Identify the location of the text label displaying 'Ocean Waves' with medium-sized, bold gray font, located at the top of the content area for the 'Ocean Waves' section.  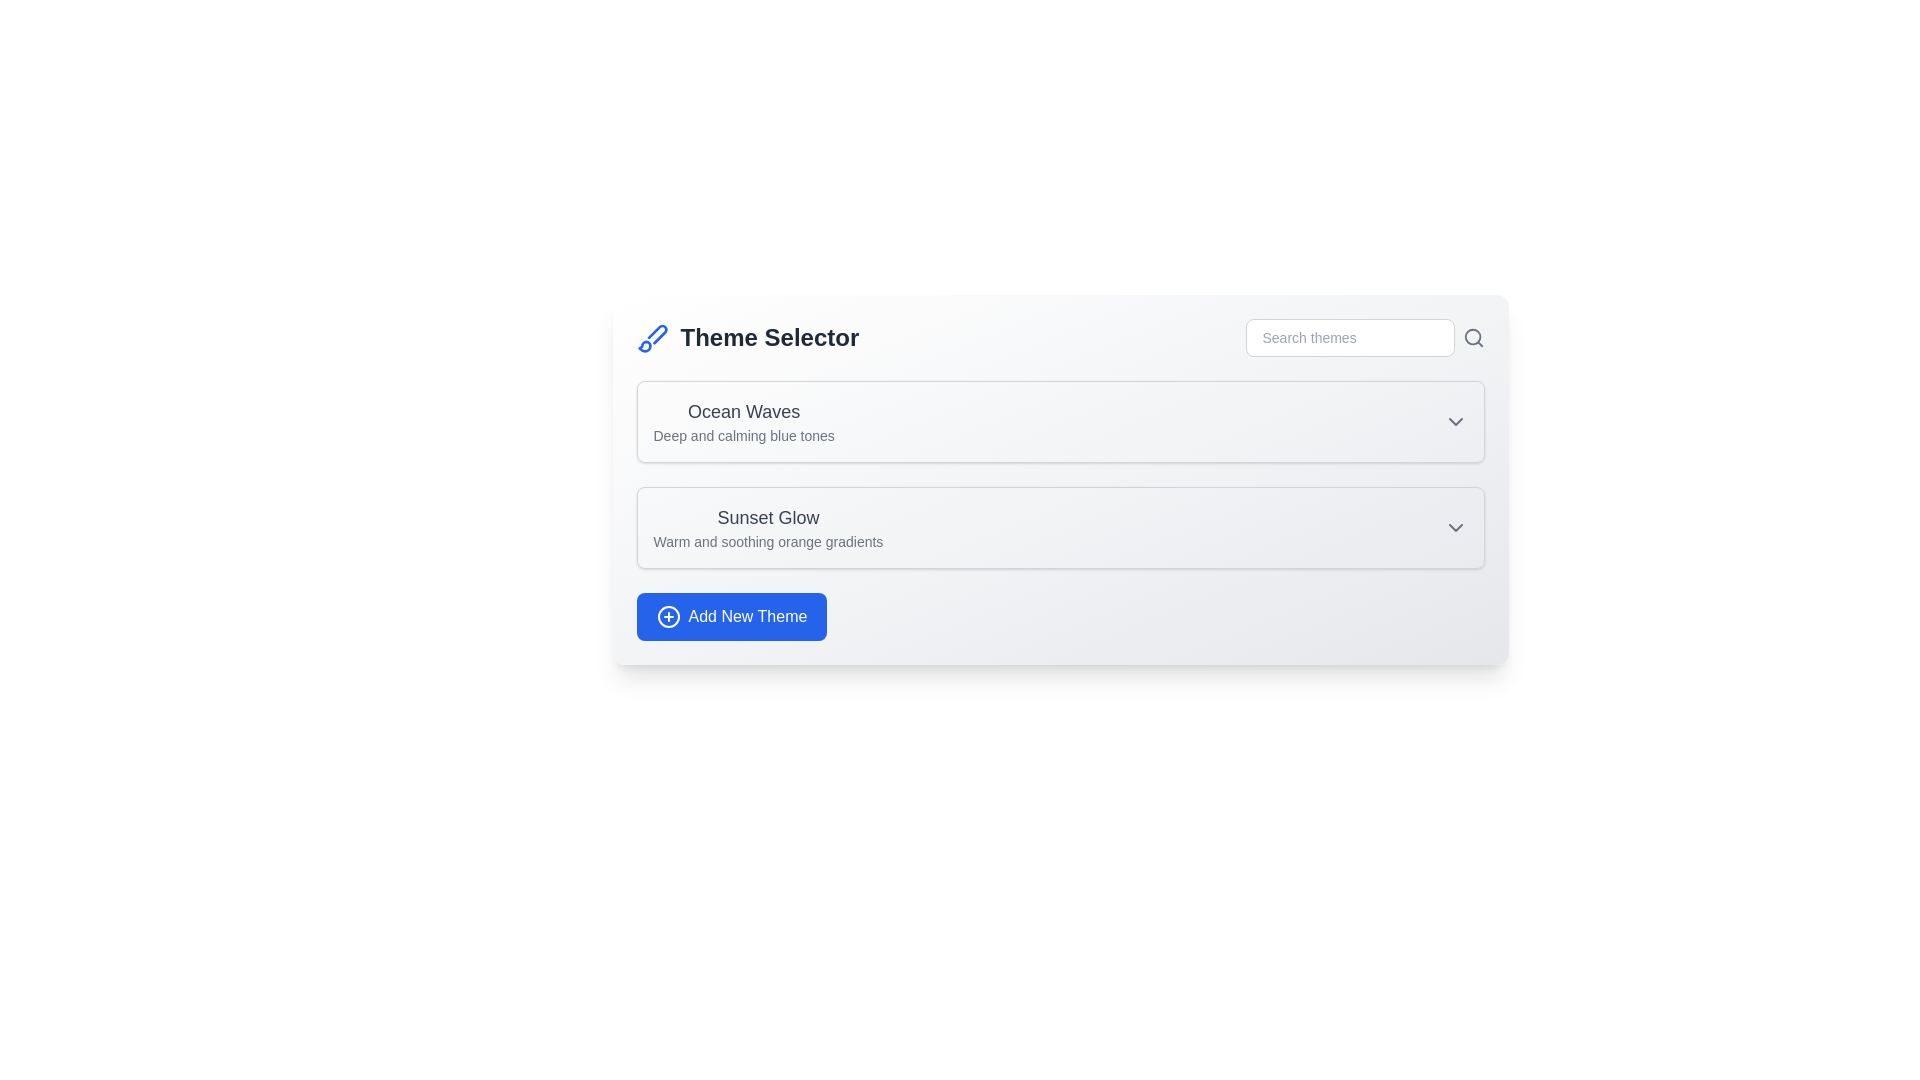
(743, 411).